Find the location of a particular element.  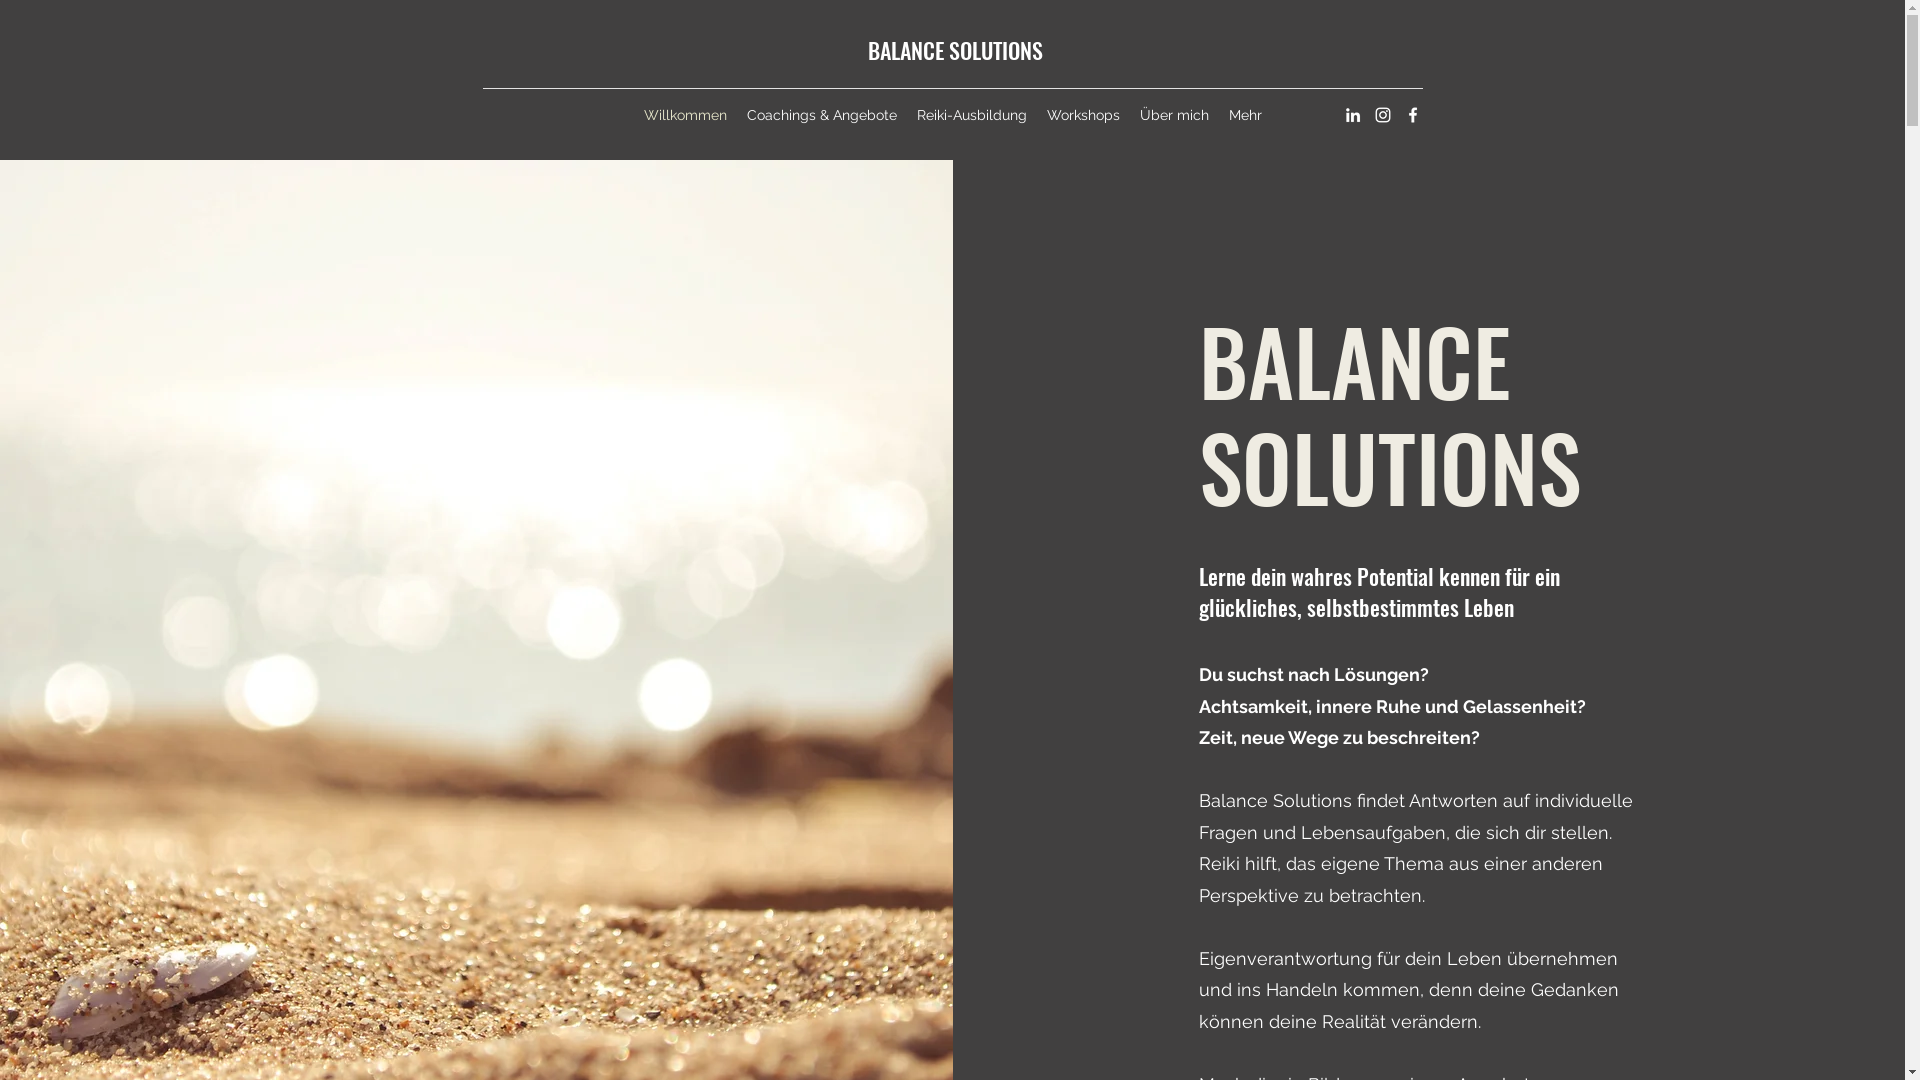

'Coachings & Angebote' is located at coordinates (734, 115).